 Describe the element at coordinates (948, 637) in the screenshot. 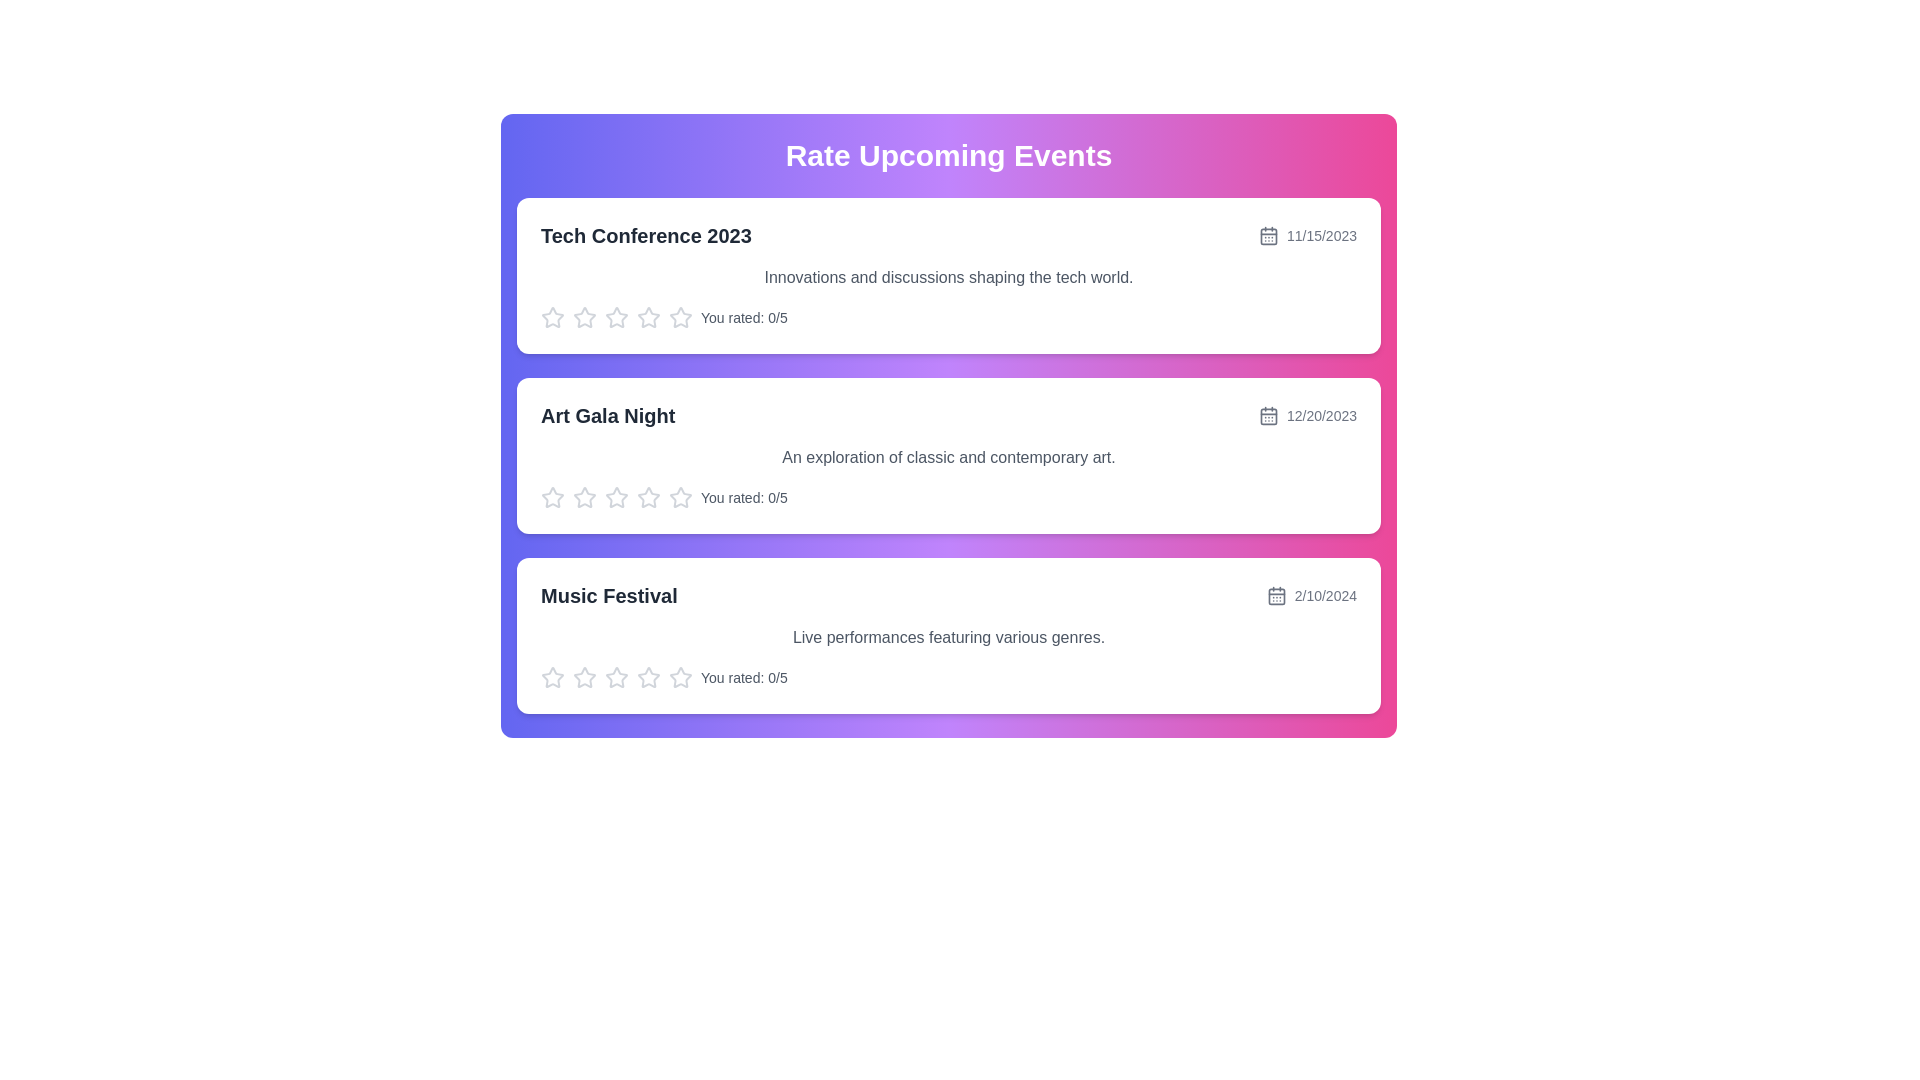

I see `descriptive text element located under the title 'Music Festival' in the list of upcoming events, which provides additional information about the performances` at that location.